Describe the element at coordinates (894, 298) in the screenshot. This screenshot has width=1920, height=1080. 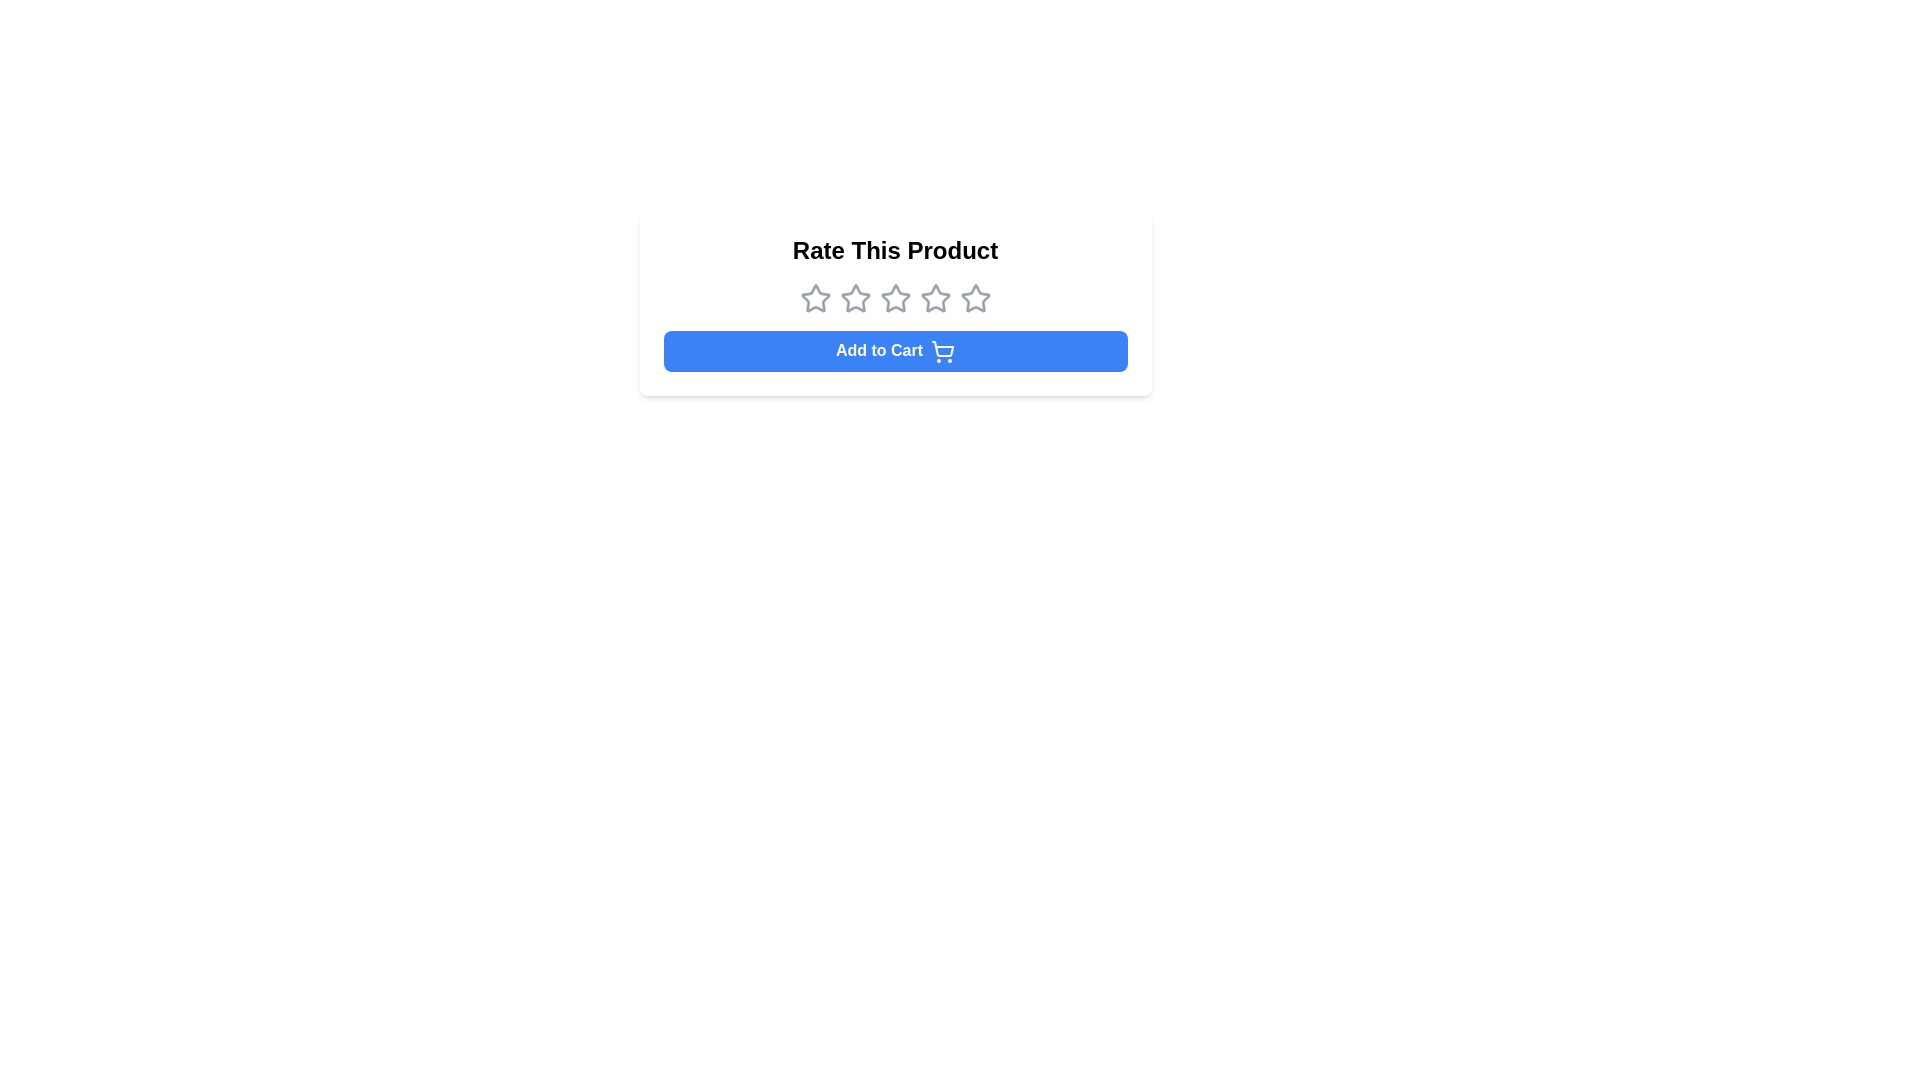
I see `the third star in the star-shaped rating icon` at that location.